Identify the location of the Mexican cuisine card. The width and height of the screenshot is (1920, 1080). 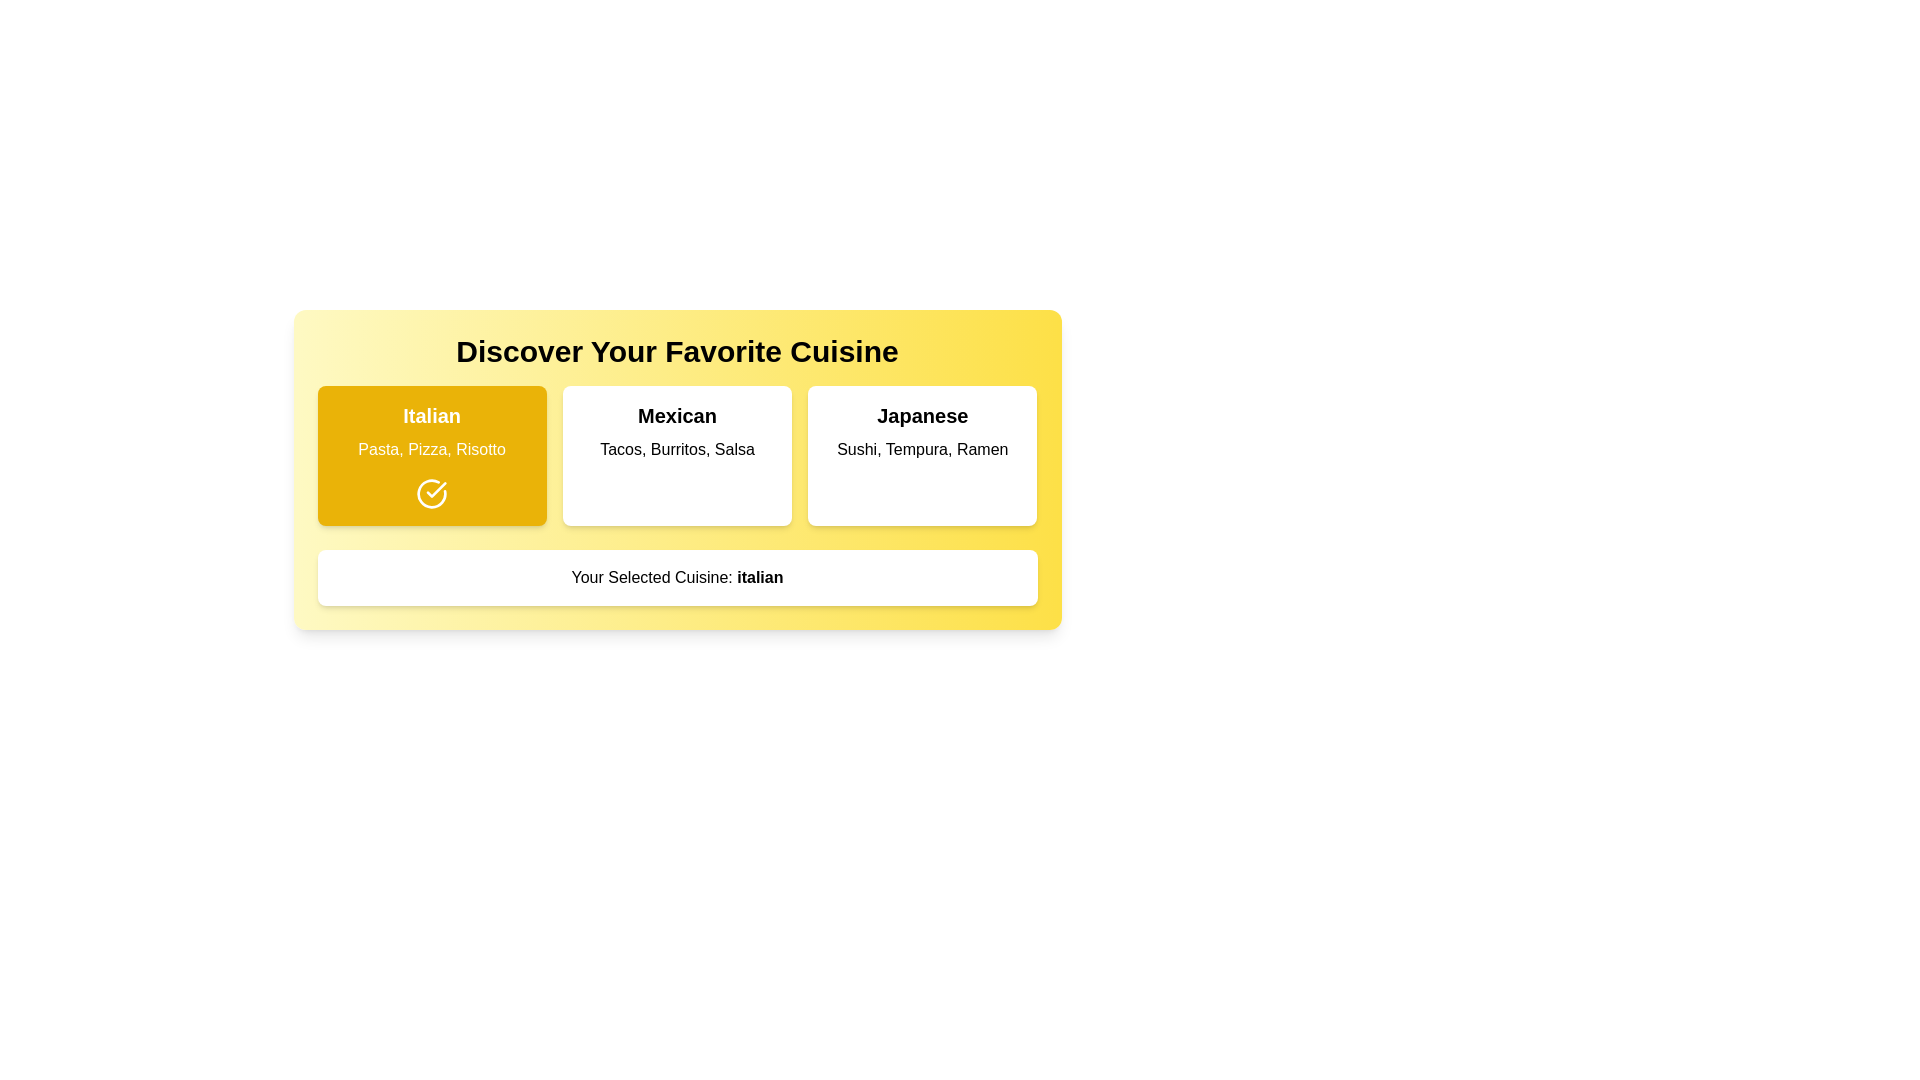
(677, 455).